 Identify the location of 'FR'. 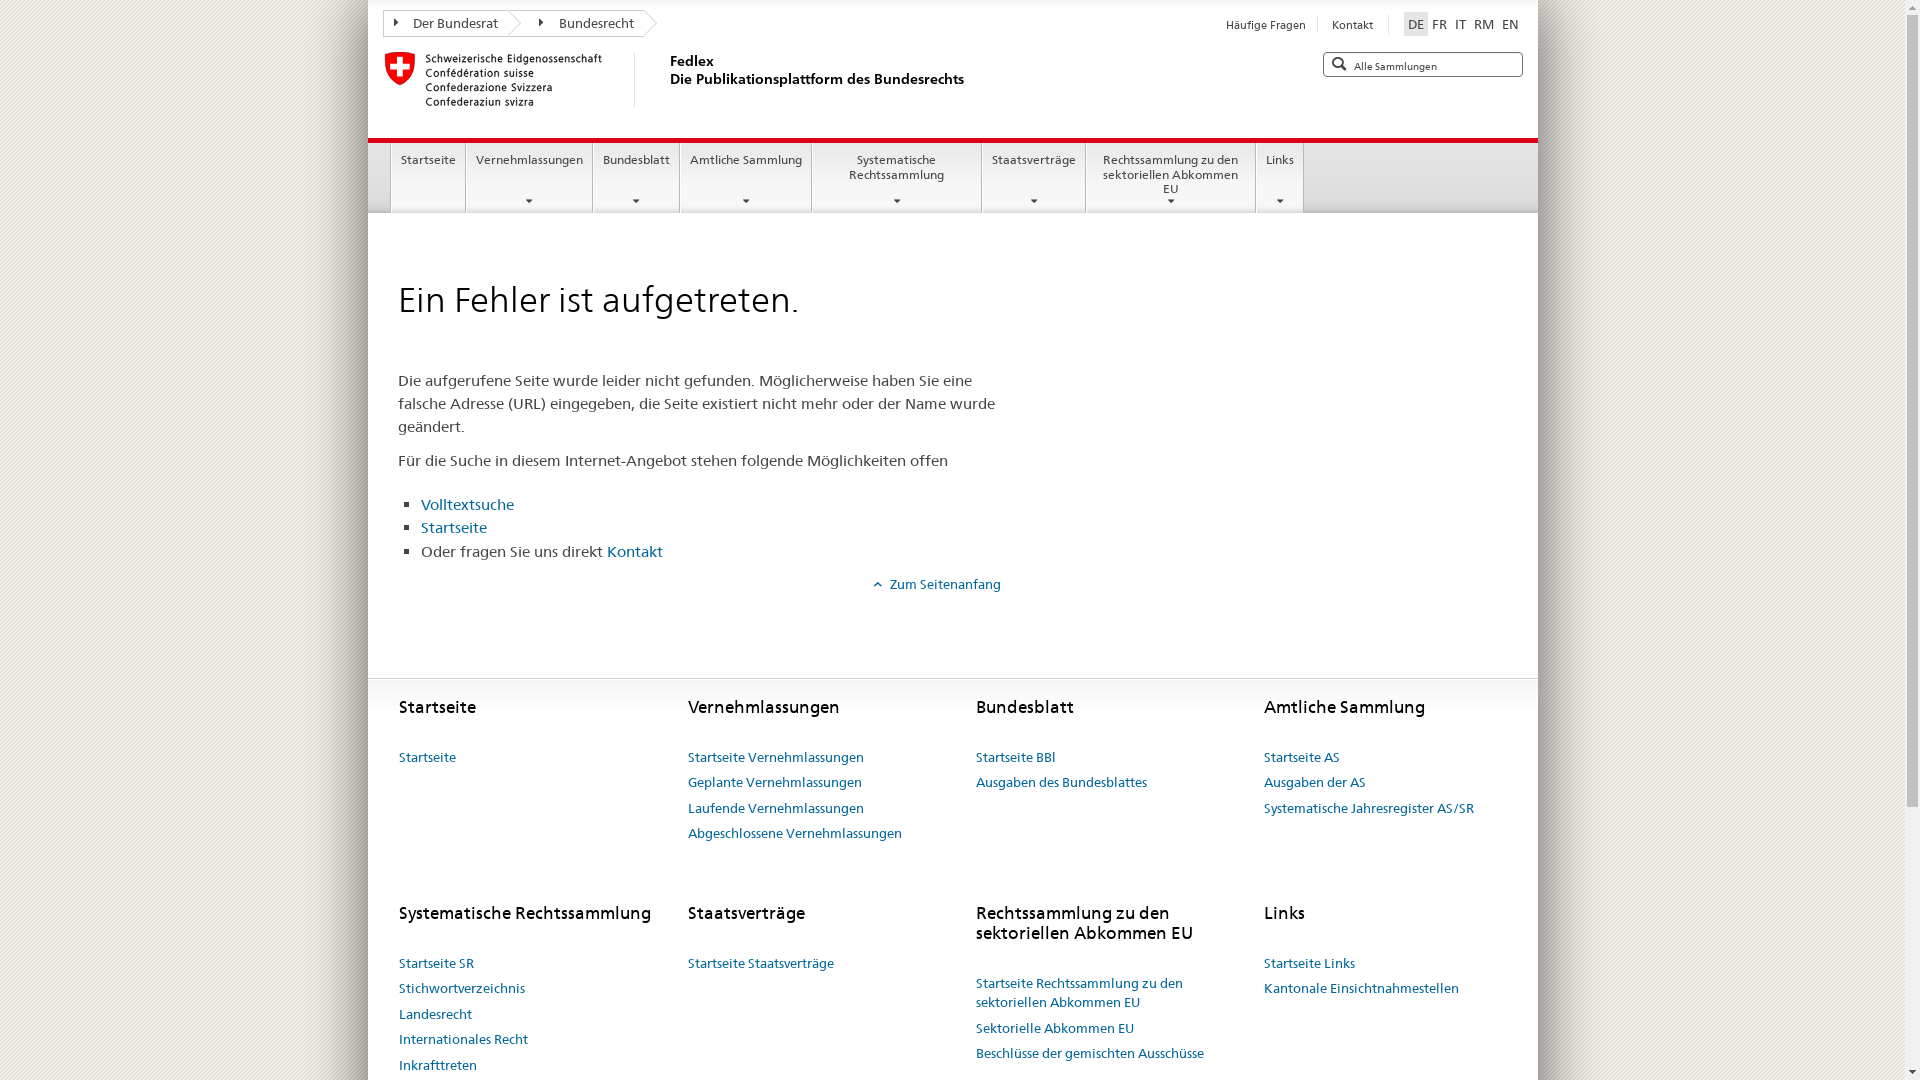
(1438, 23).